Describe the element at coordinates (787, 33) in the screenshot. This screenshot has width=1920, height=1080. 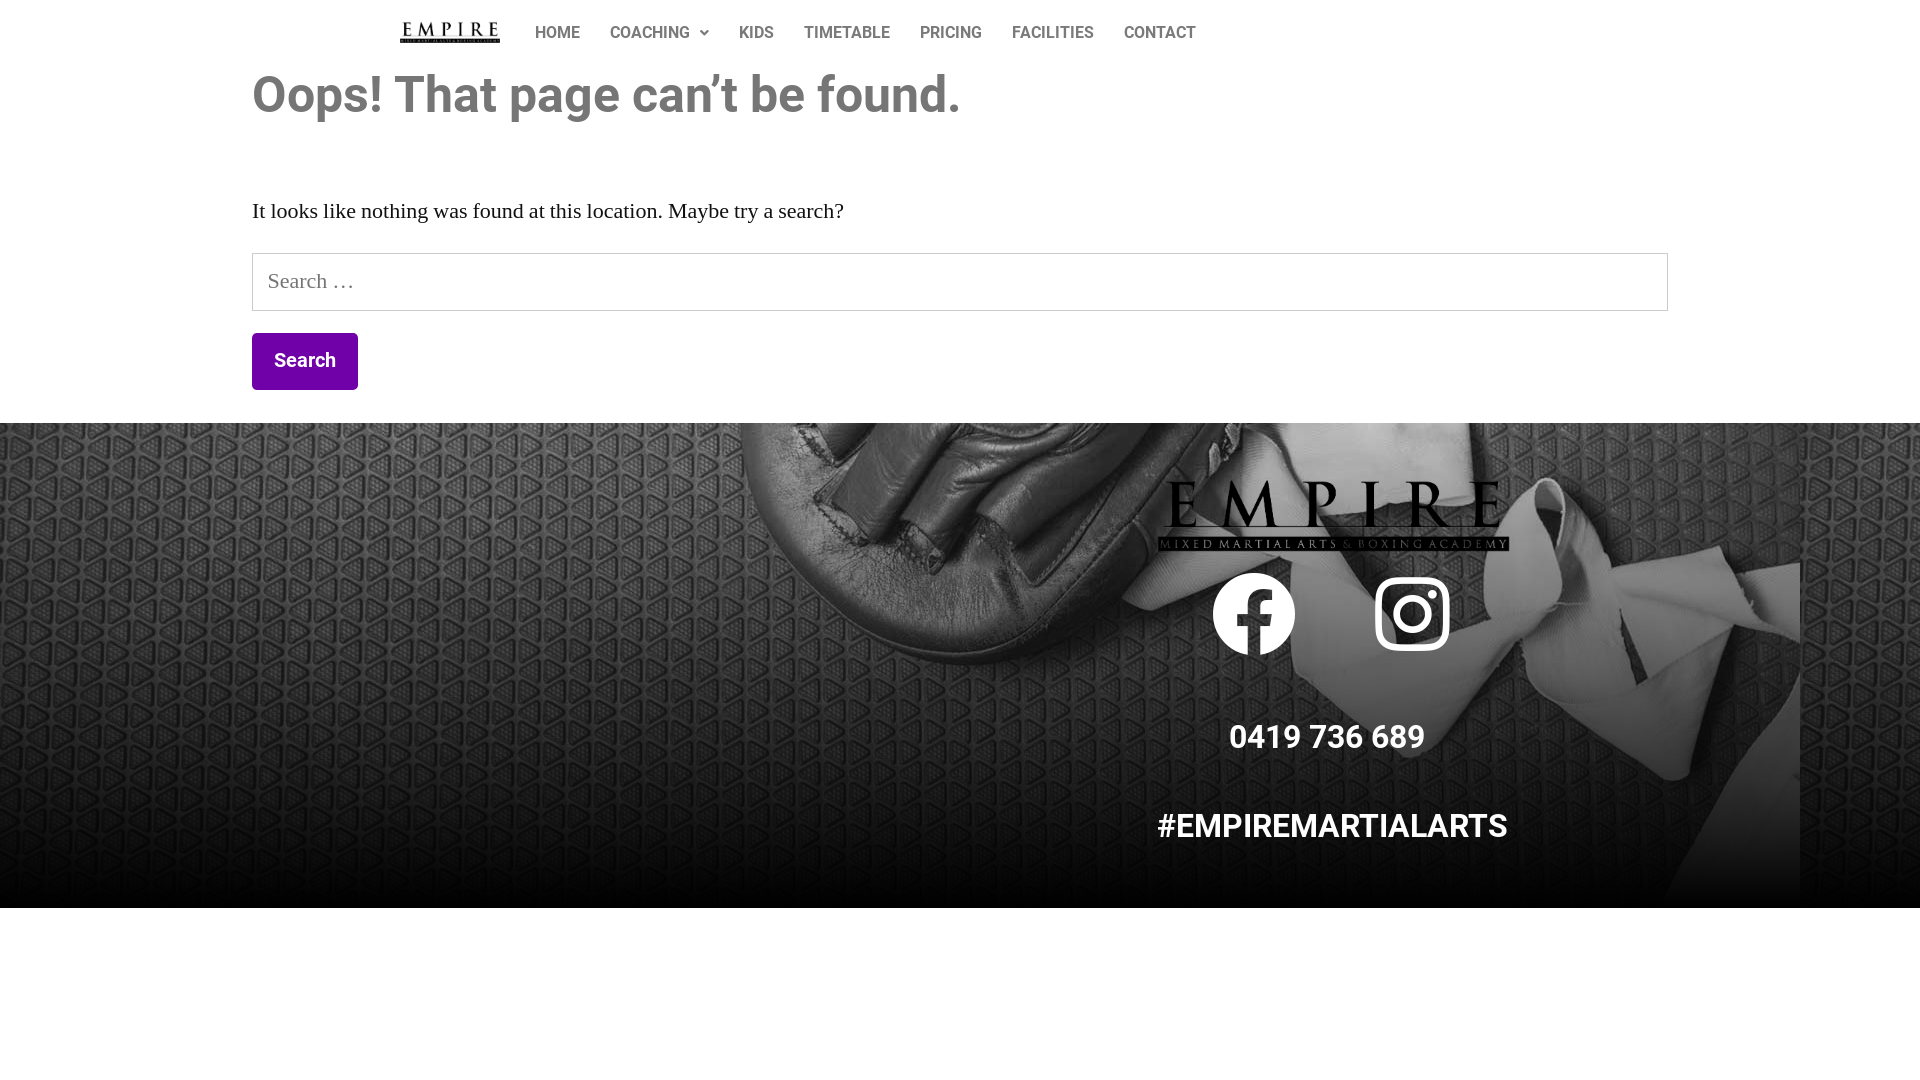
I see `'TIMETABLE'` at that location.